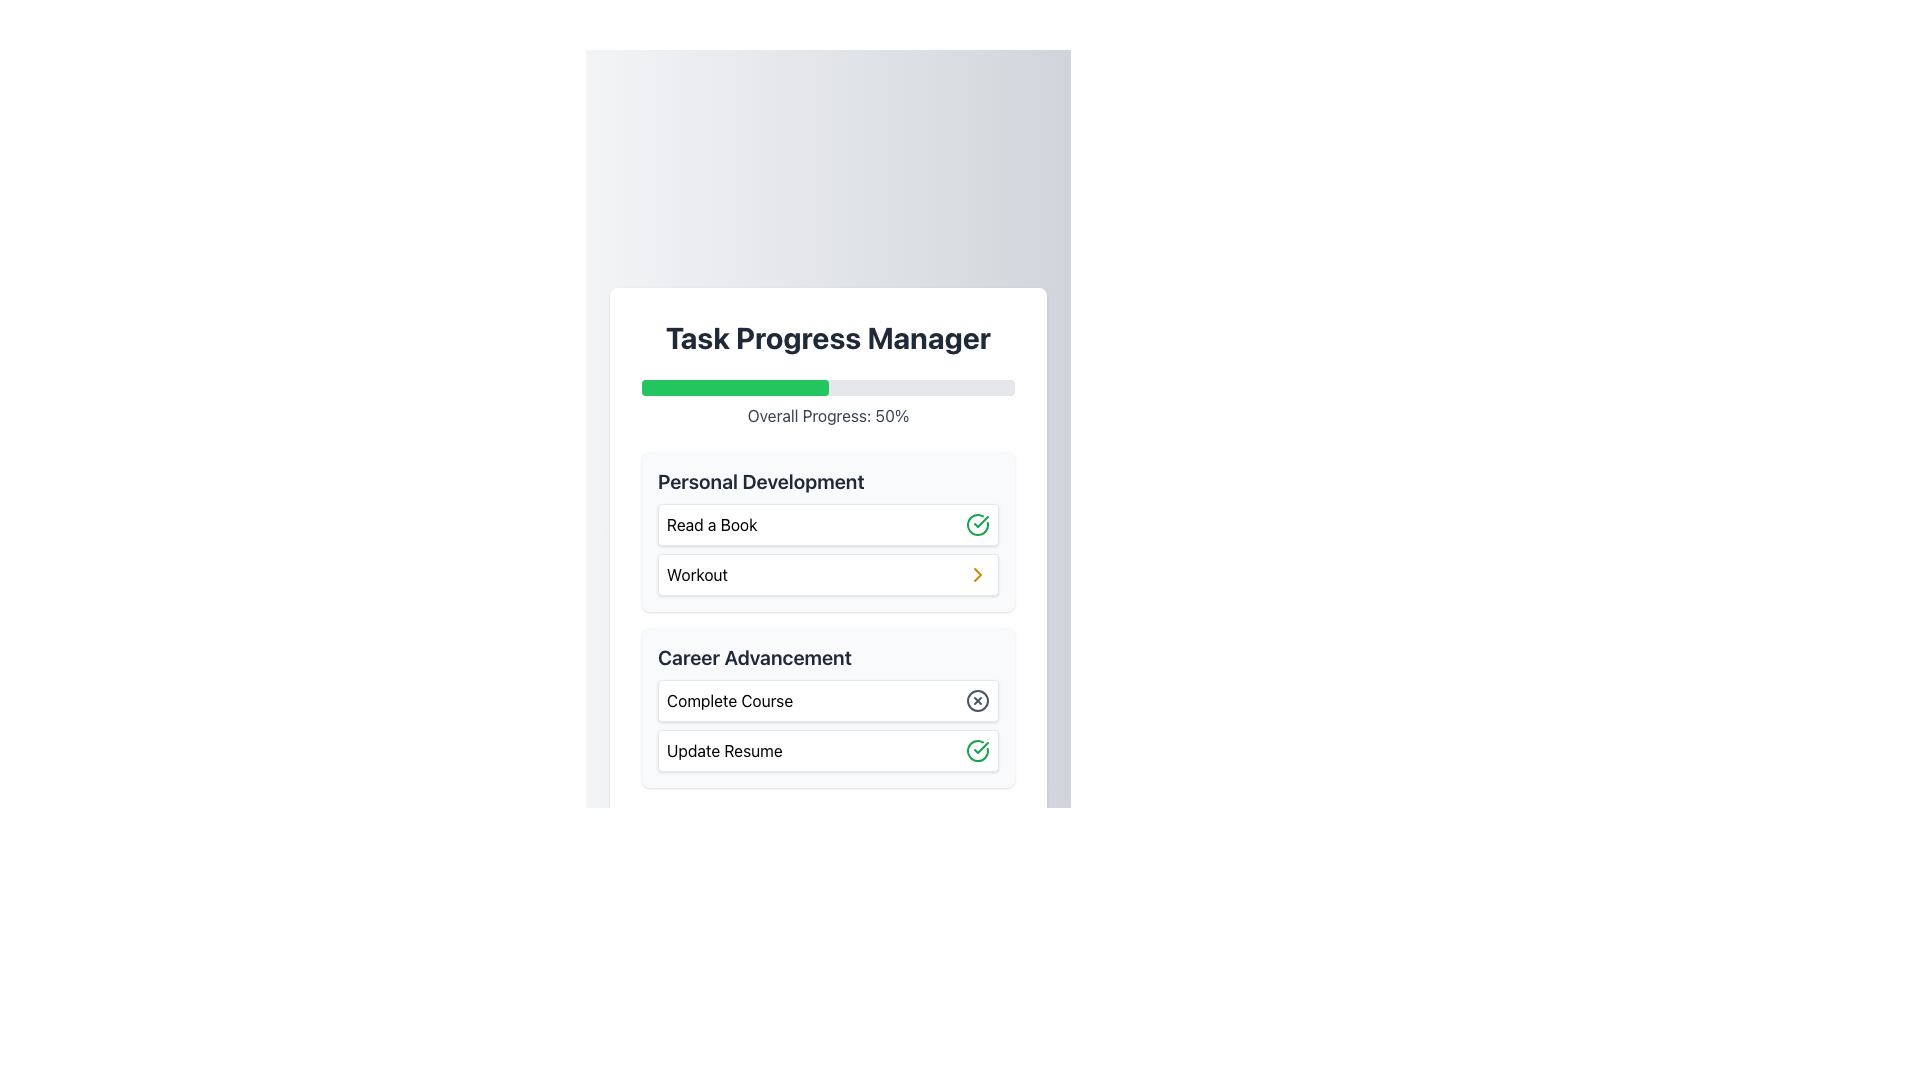  Describe the element at coordinates (828, 574) in the screenshot. I see `the interactive navigation item in the 'Personal Development' category, specifically the 'Workout' item` at that location.